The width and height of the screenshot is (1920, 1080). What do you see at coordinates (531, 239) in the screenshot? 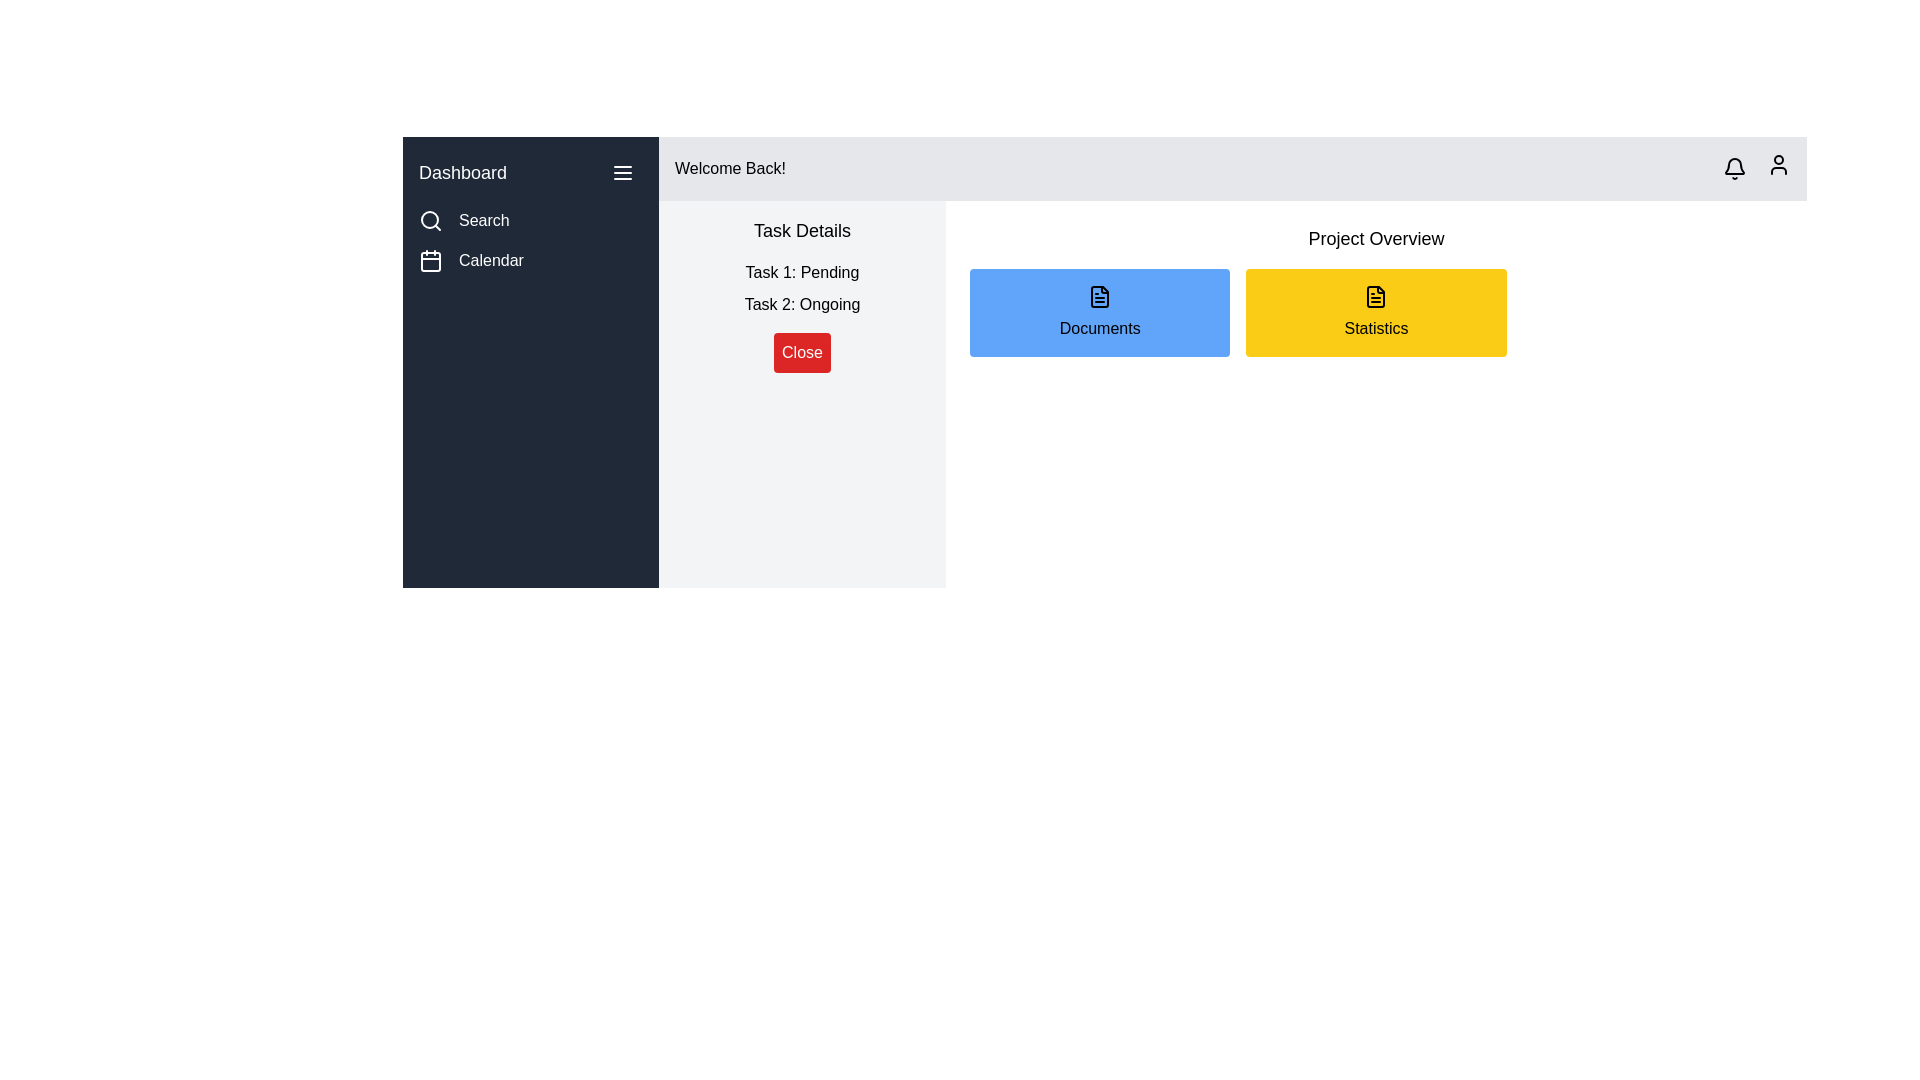
I see `the menu grouping containing 'Search' and 'Calendar' items in the sidebar` at bounding box center [531, 239].